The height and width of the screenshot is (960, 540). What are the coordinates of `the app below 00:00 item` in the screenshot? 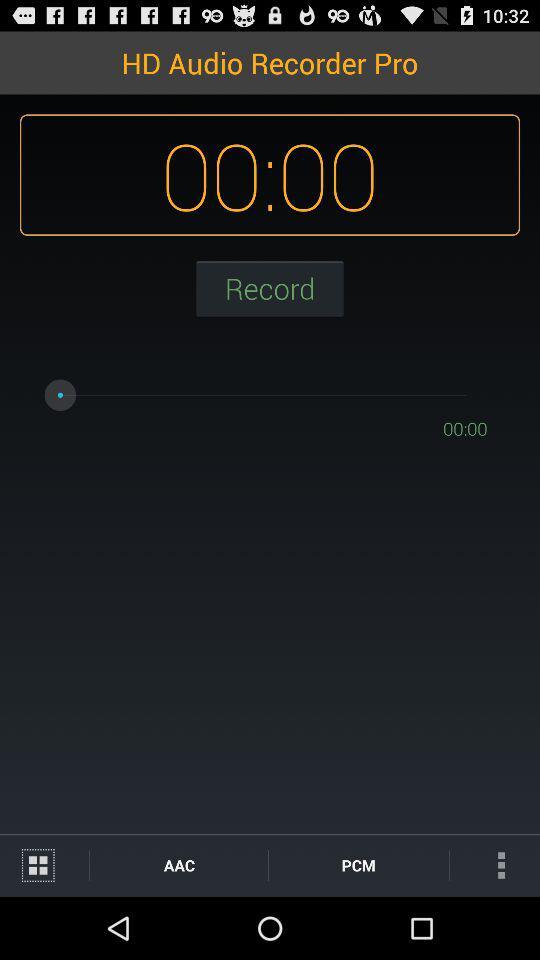 It's located at (357, 864).